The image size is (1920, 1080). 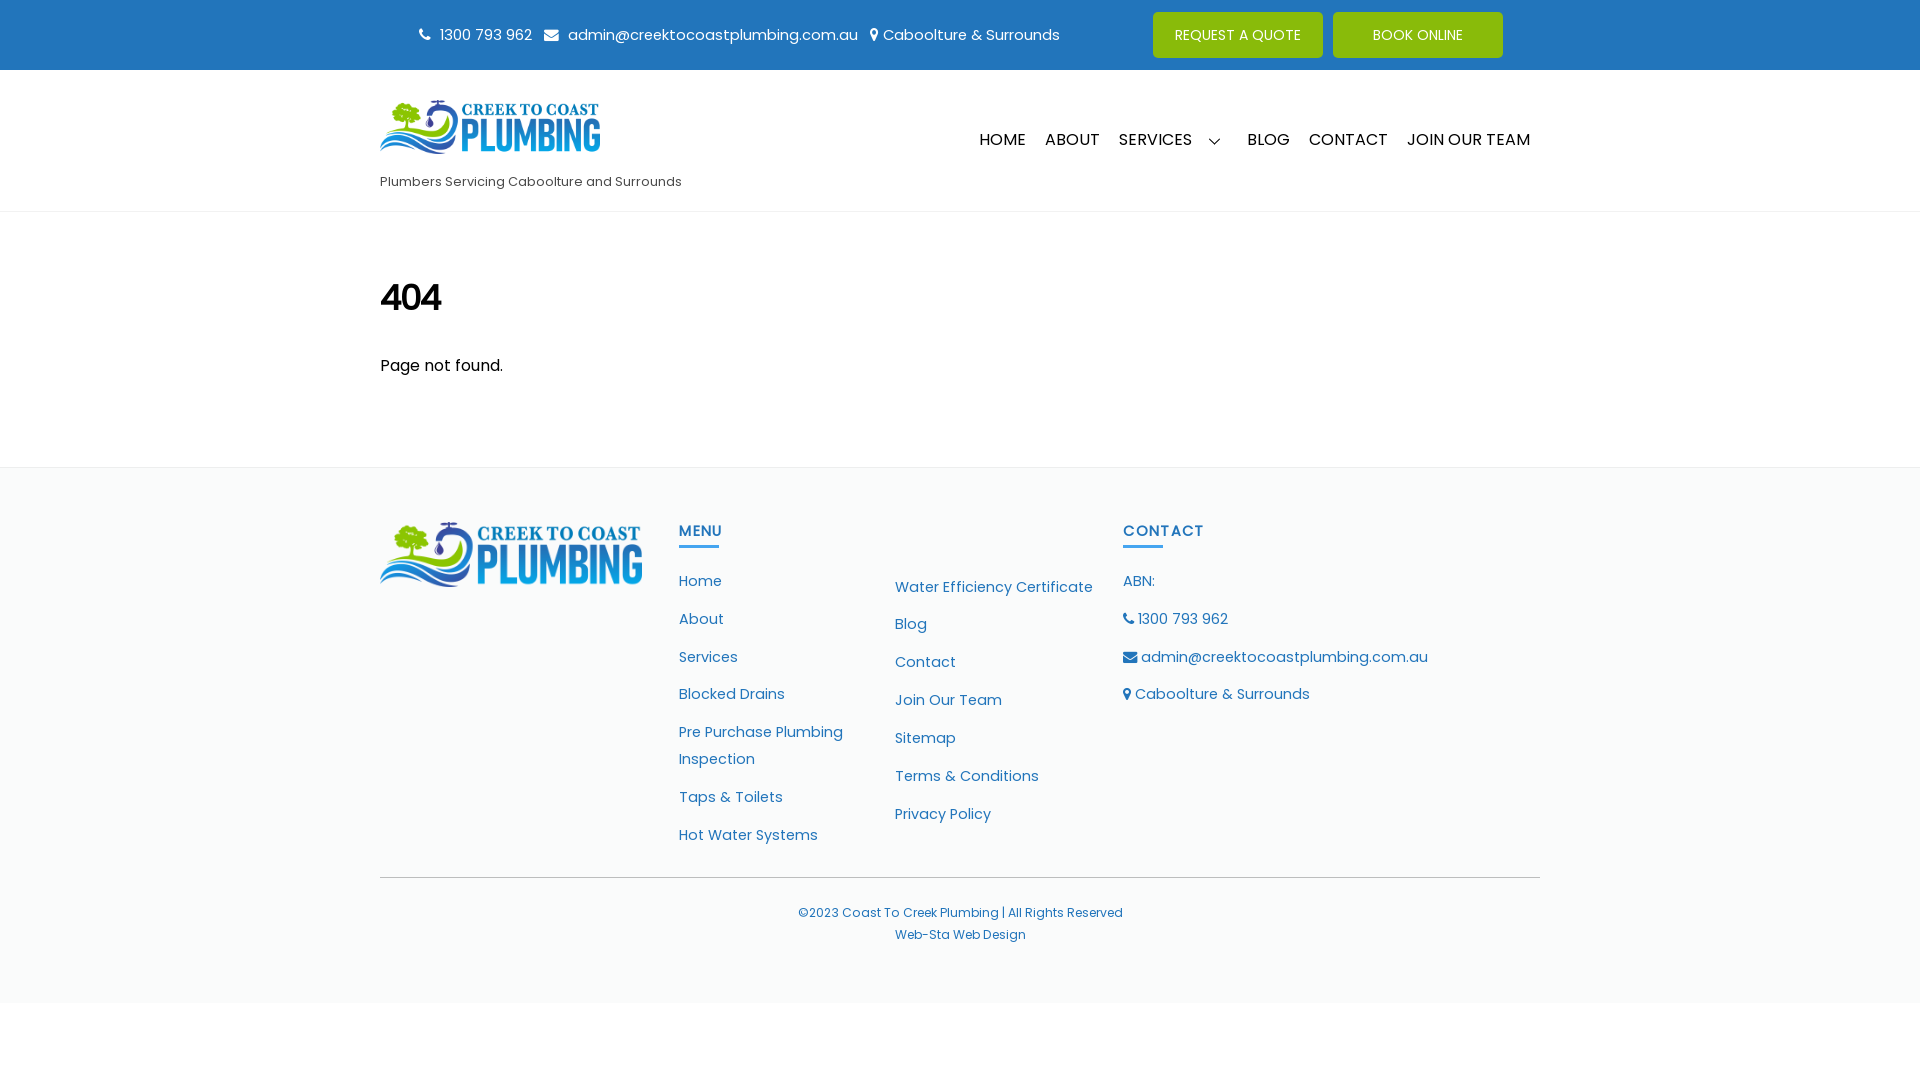 I want to click on 'Taps & Toilets', so click(x=729, y=796).